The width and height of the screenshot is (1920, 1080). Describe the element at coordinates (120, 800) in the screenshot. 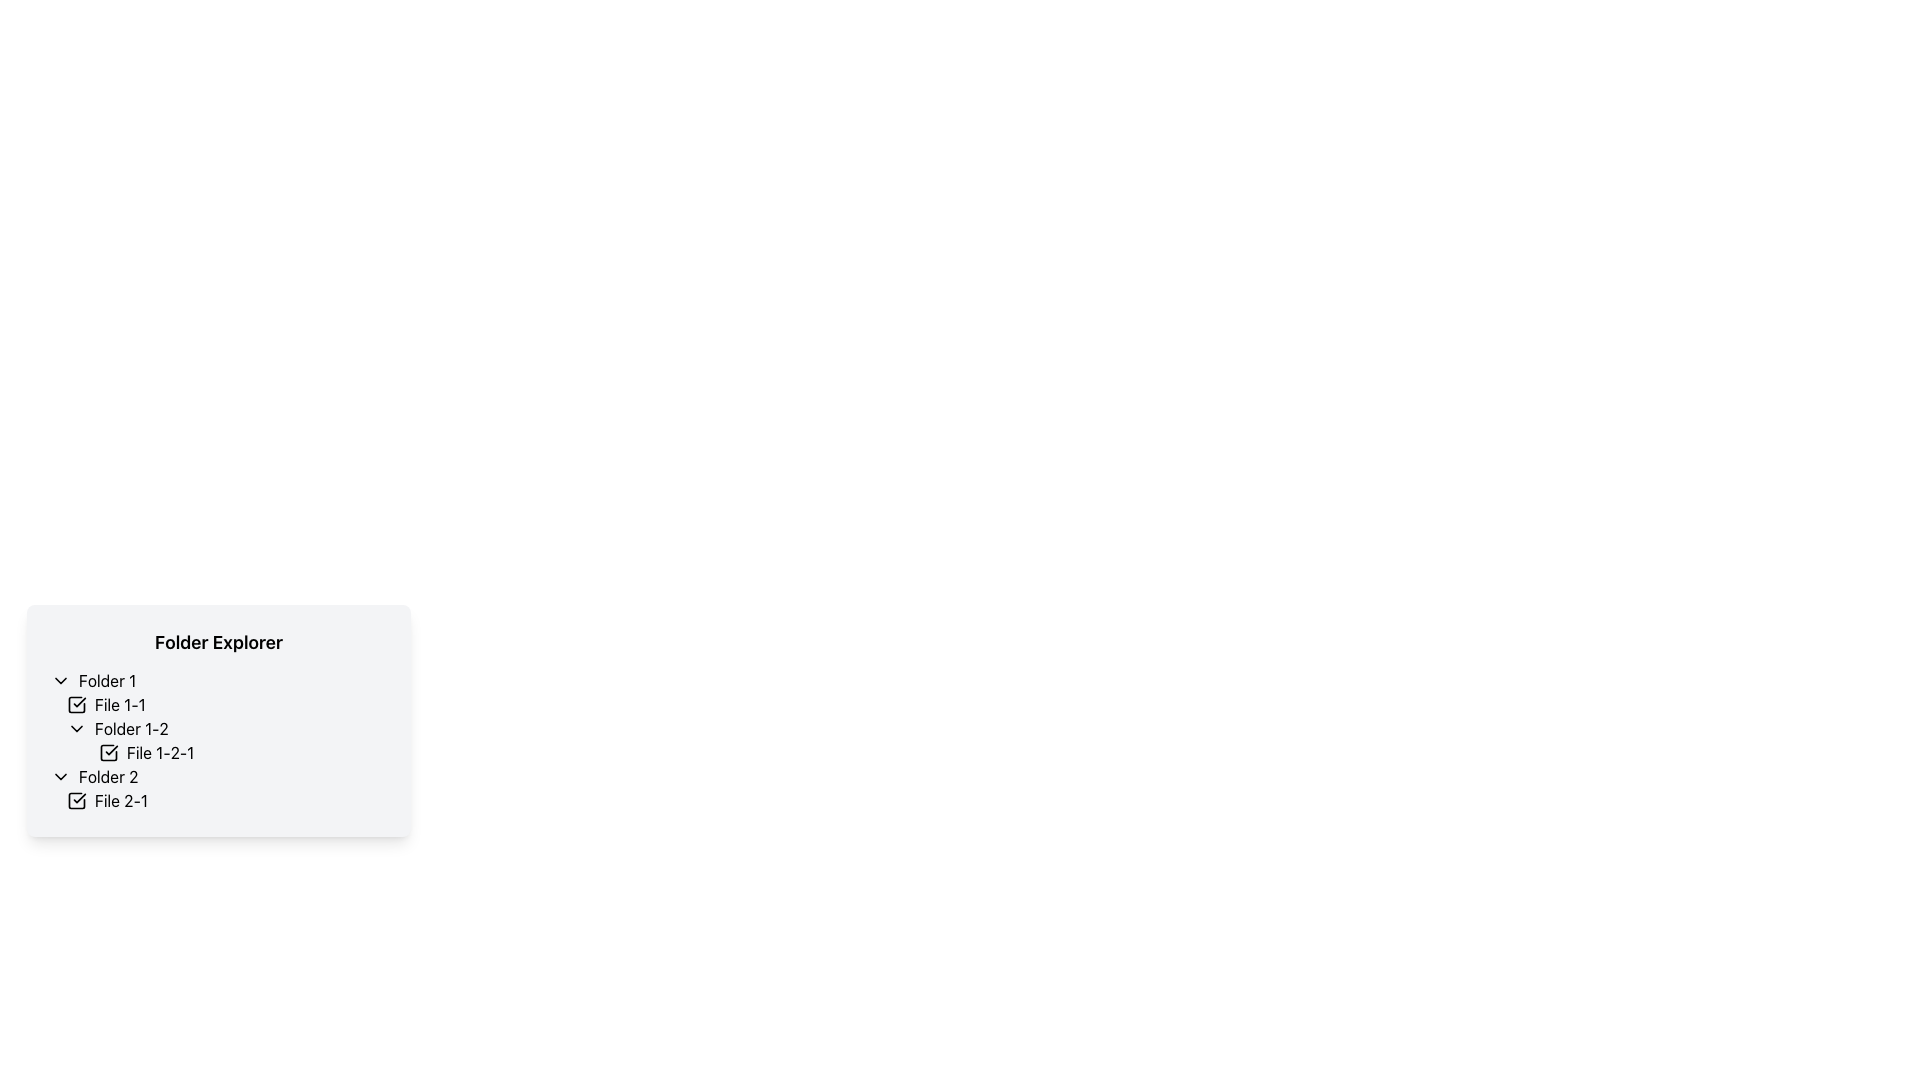

I see `the text label 'File 2-1' associated with the checkbox in the file explorer` at that location.